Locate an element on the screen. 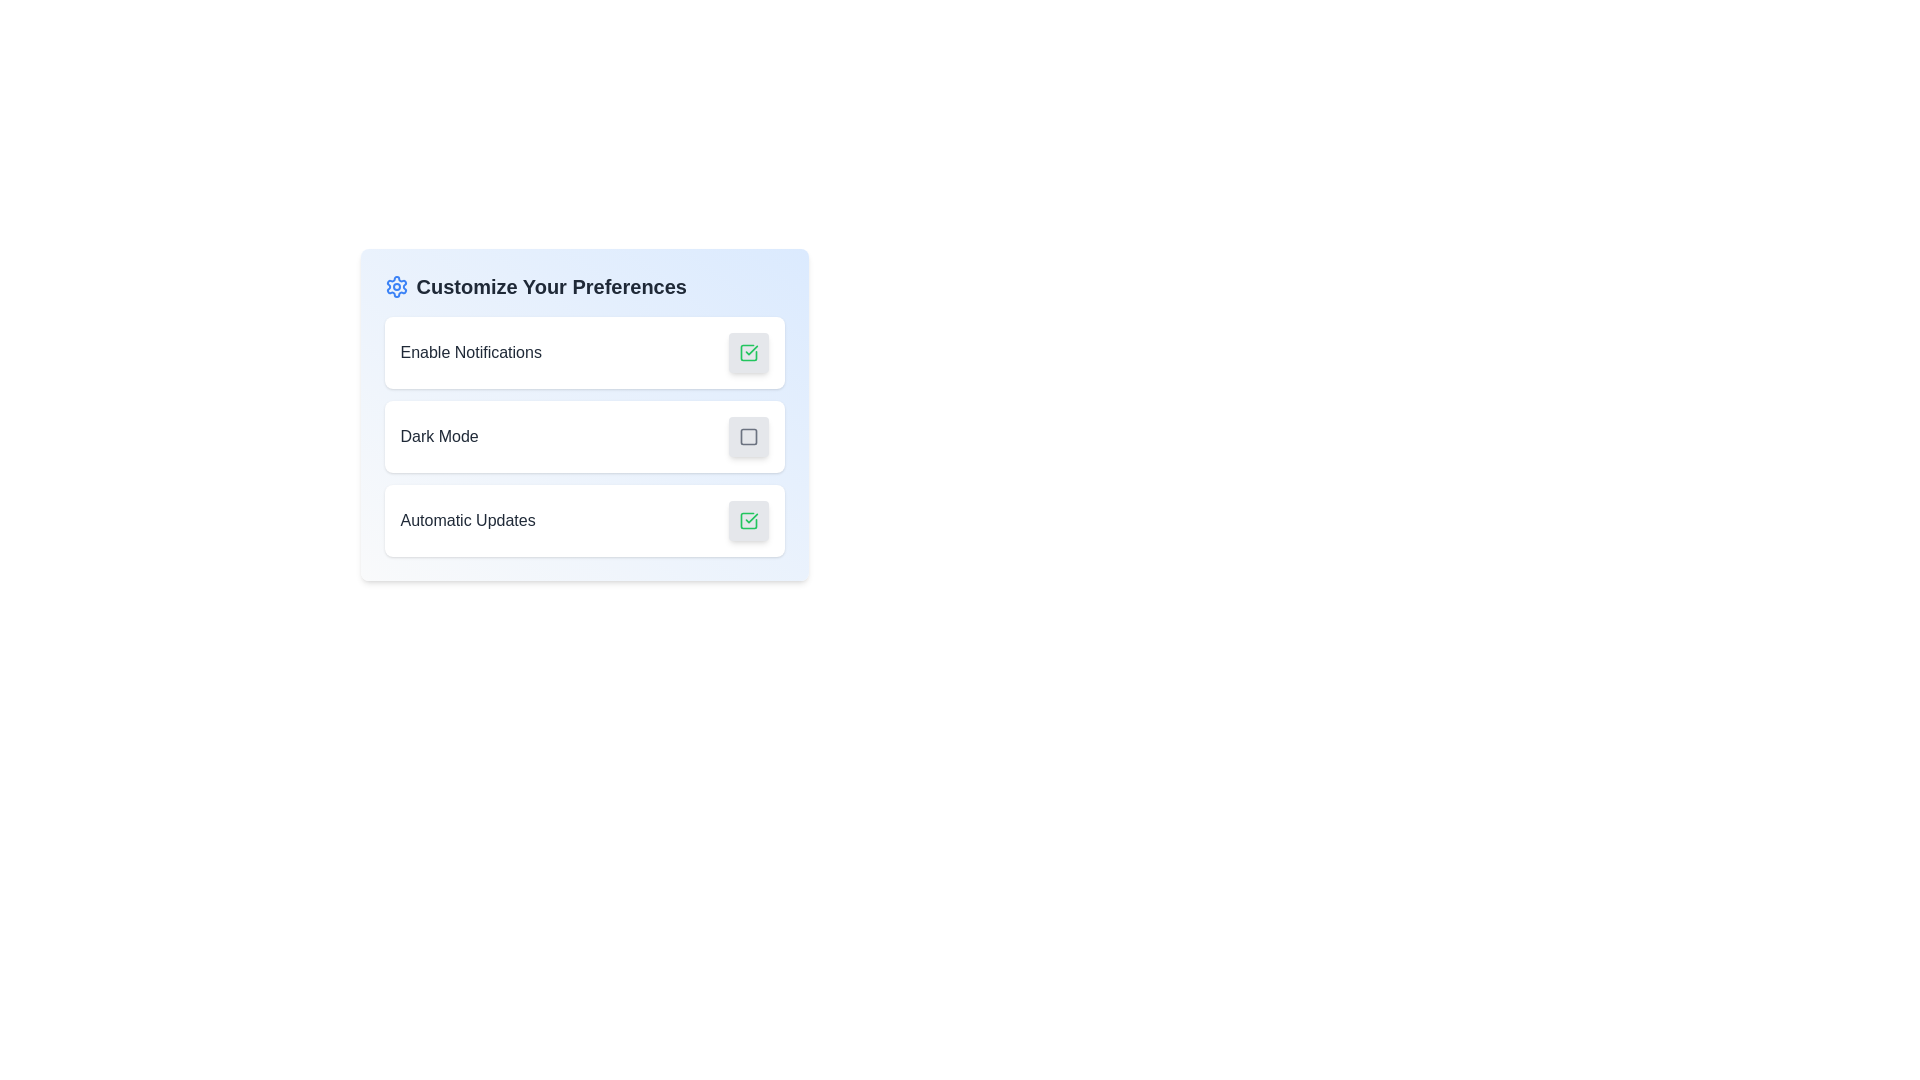 The height and width of the screenshot is (1080, 1920). the checkbox located in the second row of the 'Customize Your Preferences' panel to the right of the 'Dark Mode' text label is located at coordinates (747, 435).